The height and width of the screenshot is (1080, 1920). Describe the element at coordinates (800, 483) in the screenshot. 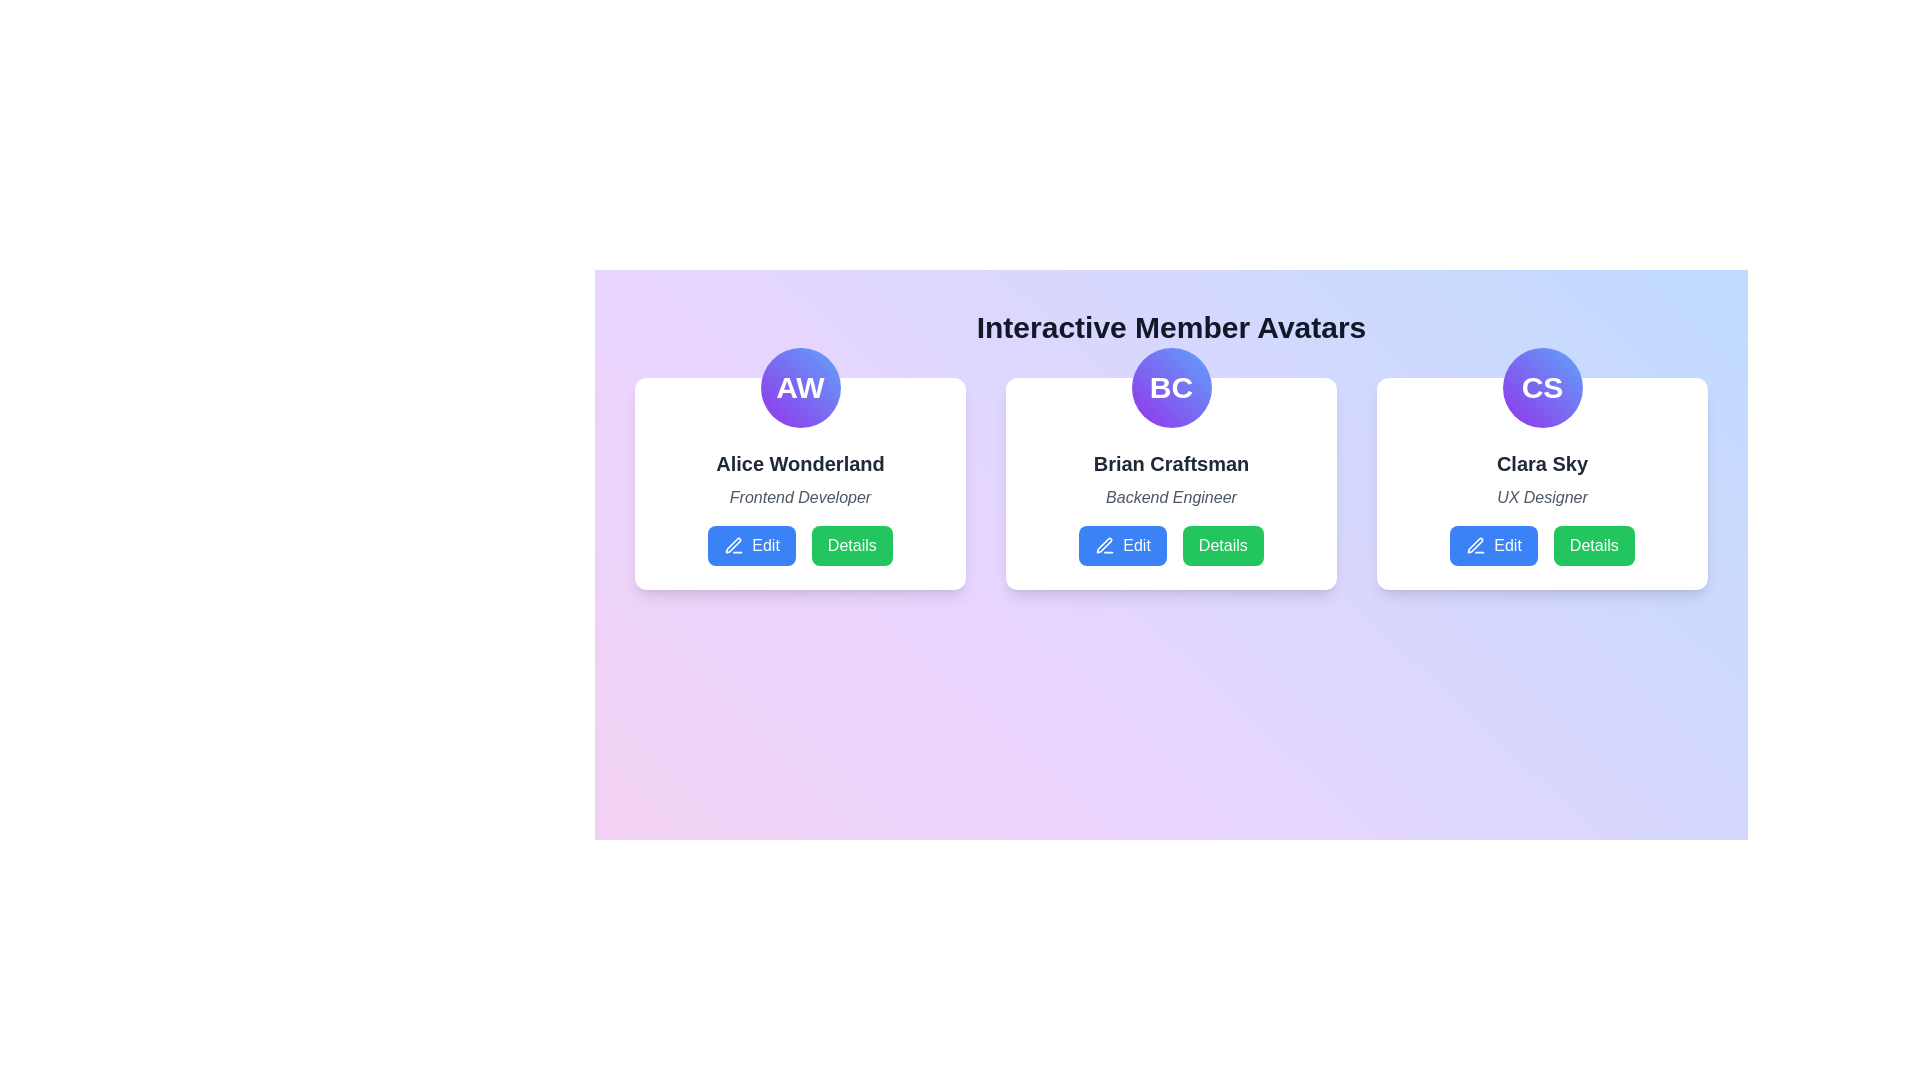

I see `the Profile Card displaying the user's name and role, which is the first card in the grid on the left` at that location.